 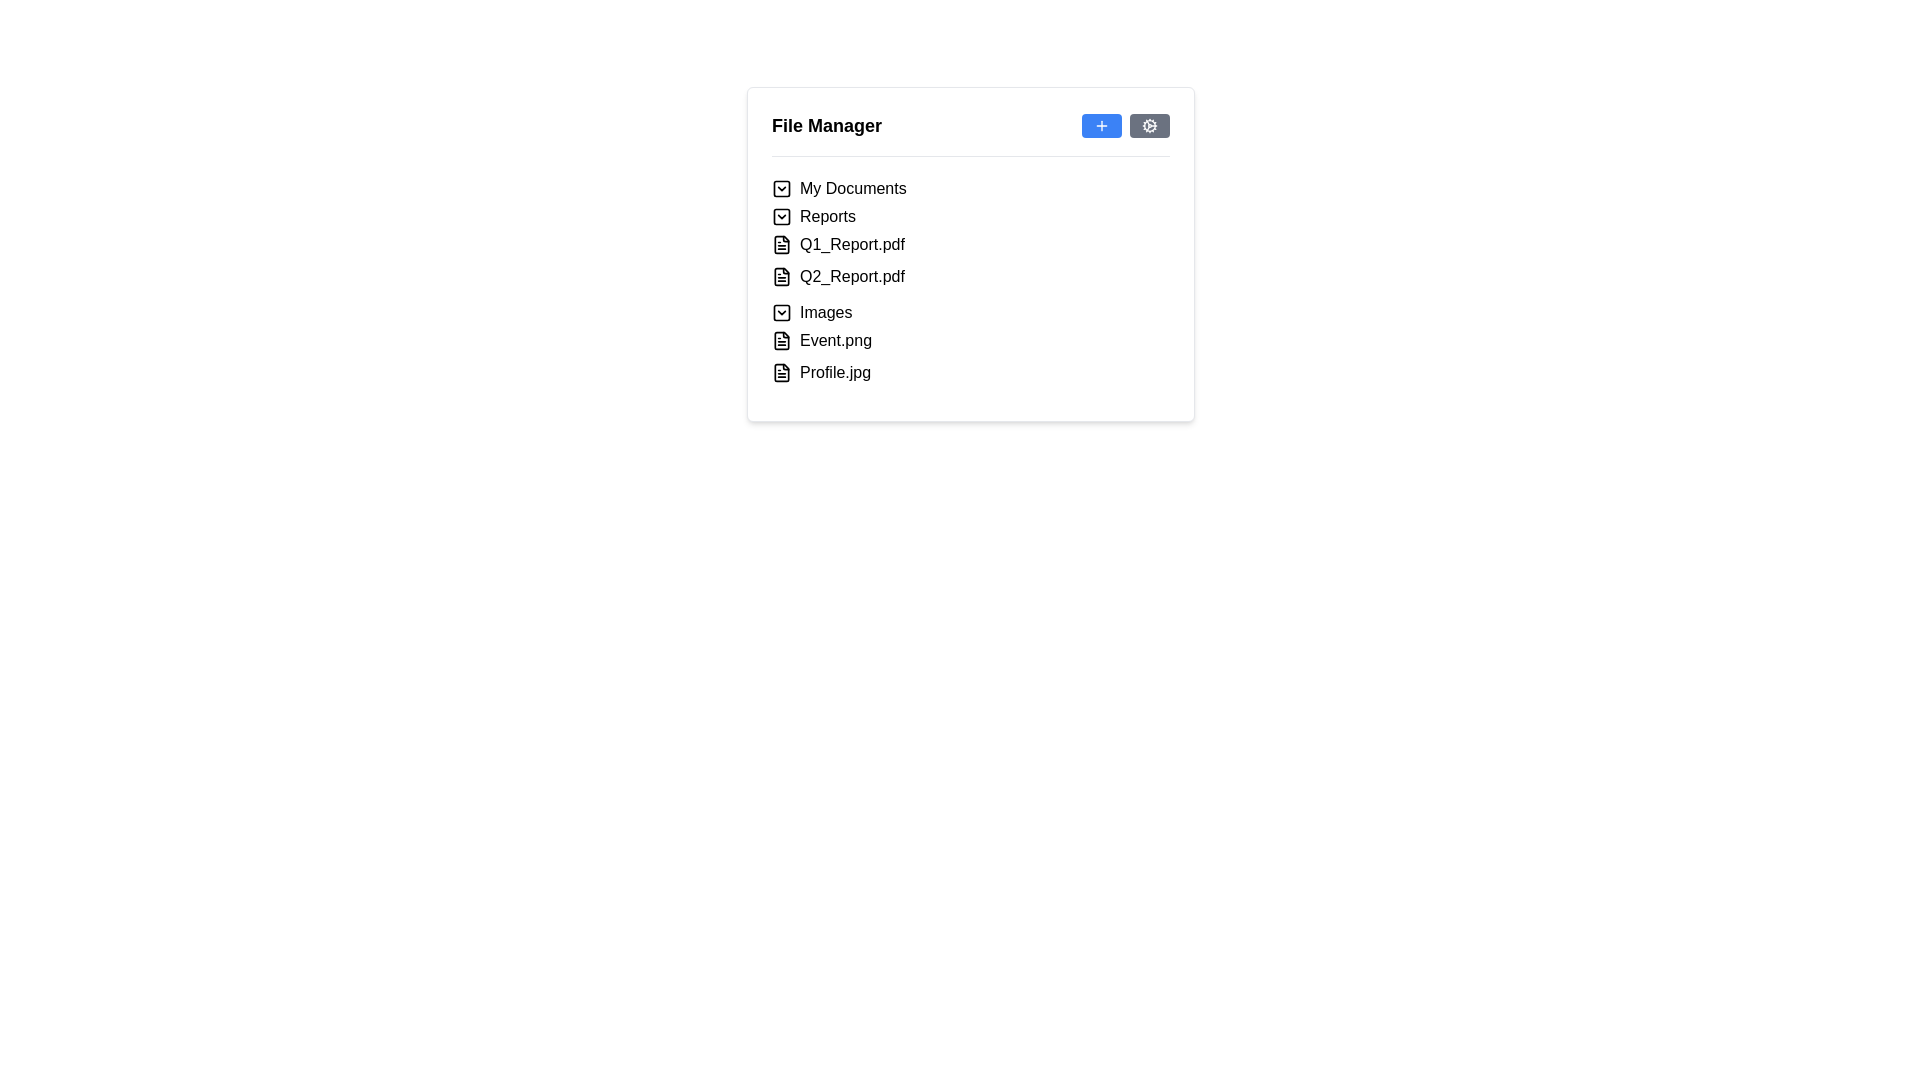 I want to click on the Toggle icon for the 'Images' folder in the file manager to provide visual feedback, so click(x=781, y=312).